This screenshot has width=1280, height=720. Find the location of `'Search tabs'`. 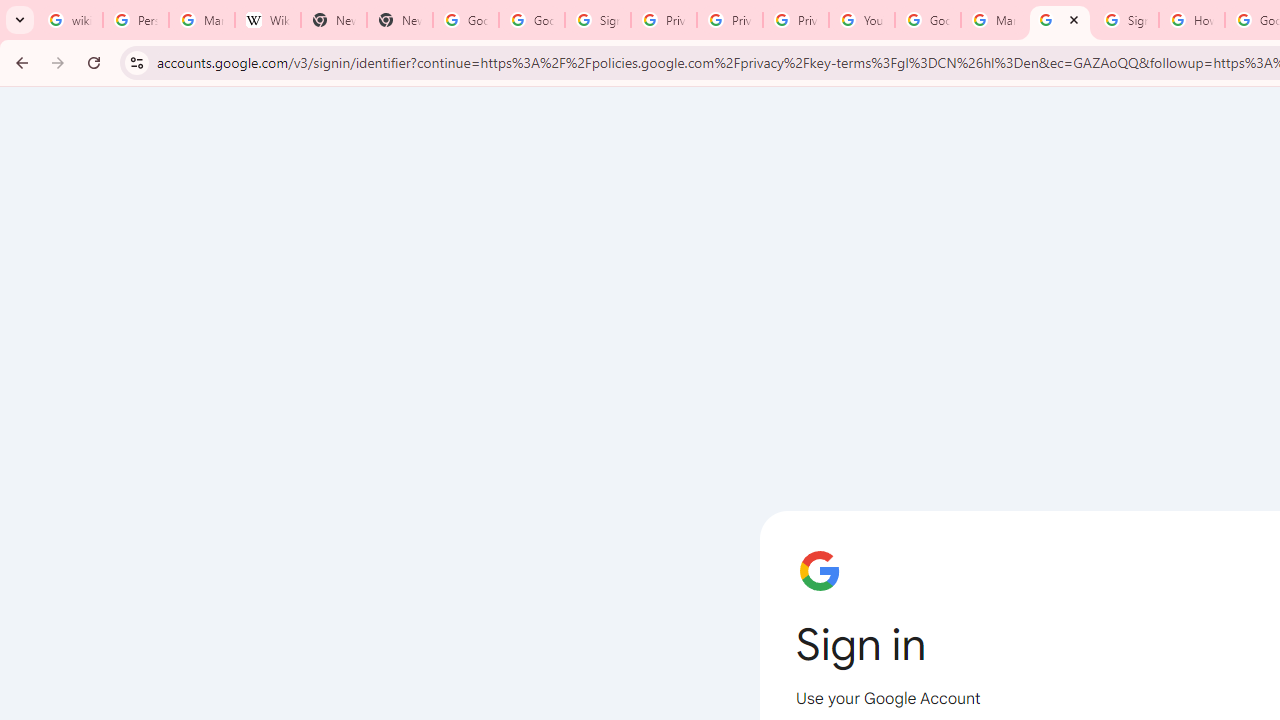

'Search tabs' is located at coordinates (20, 20).